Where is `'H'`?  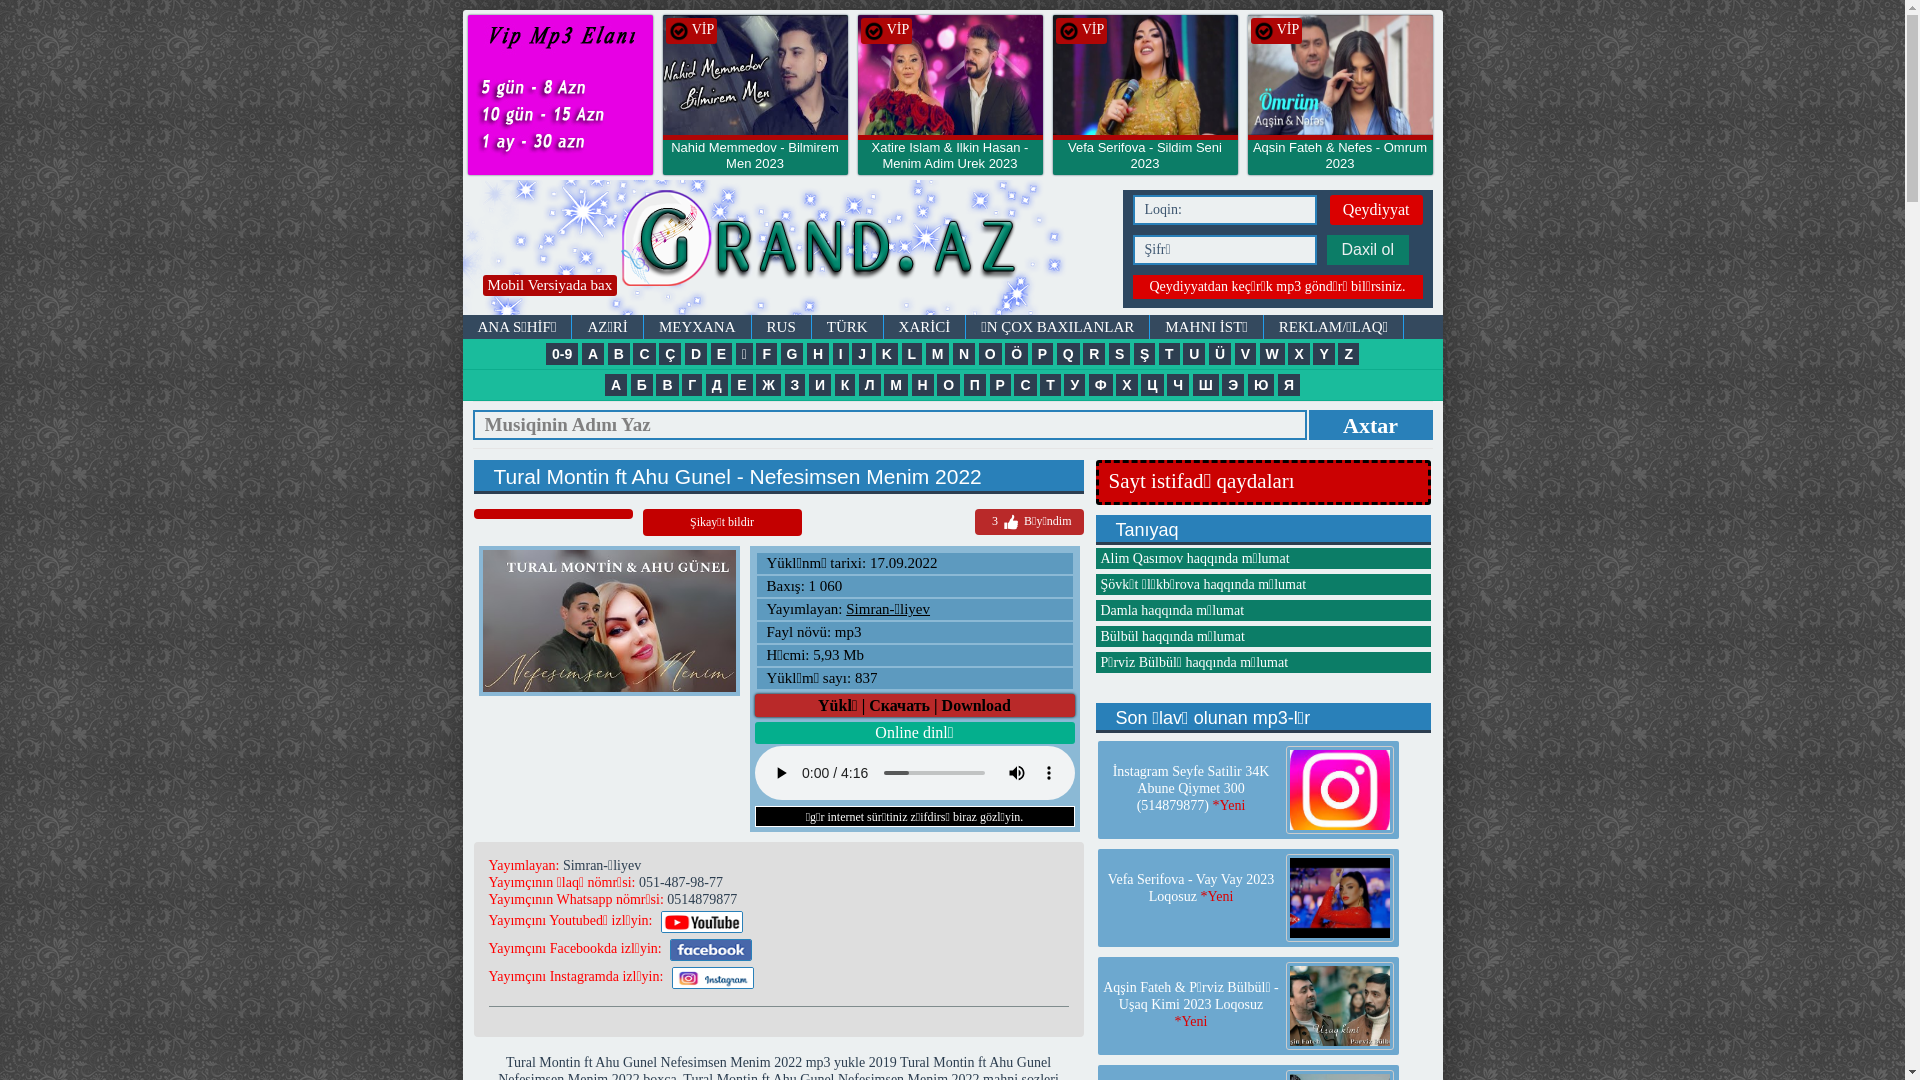 'H' is located at coordinates (817, 353).